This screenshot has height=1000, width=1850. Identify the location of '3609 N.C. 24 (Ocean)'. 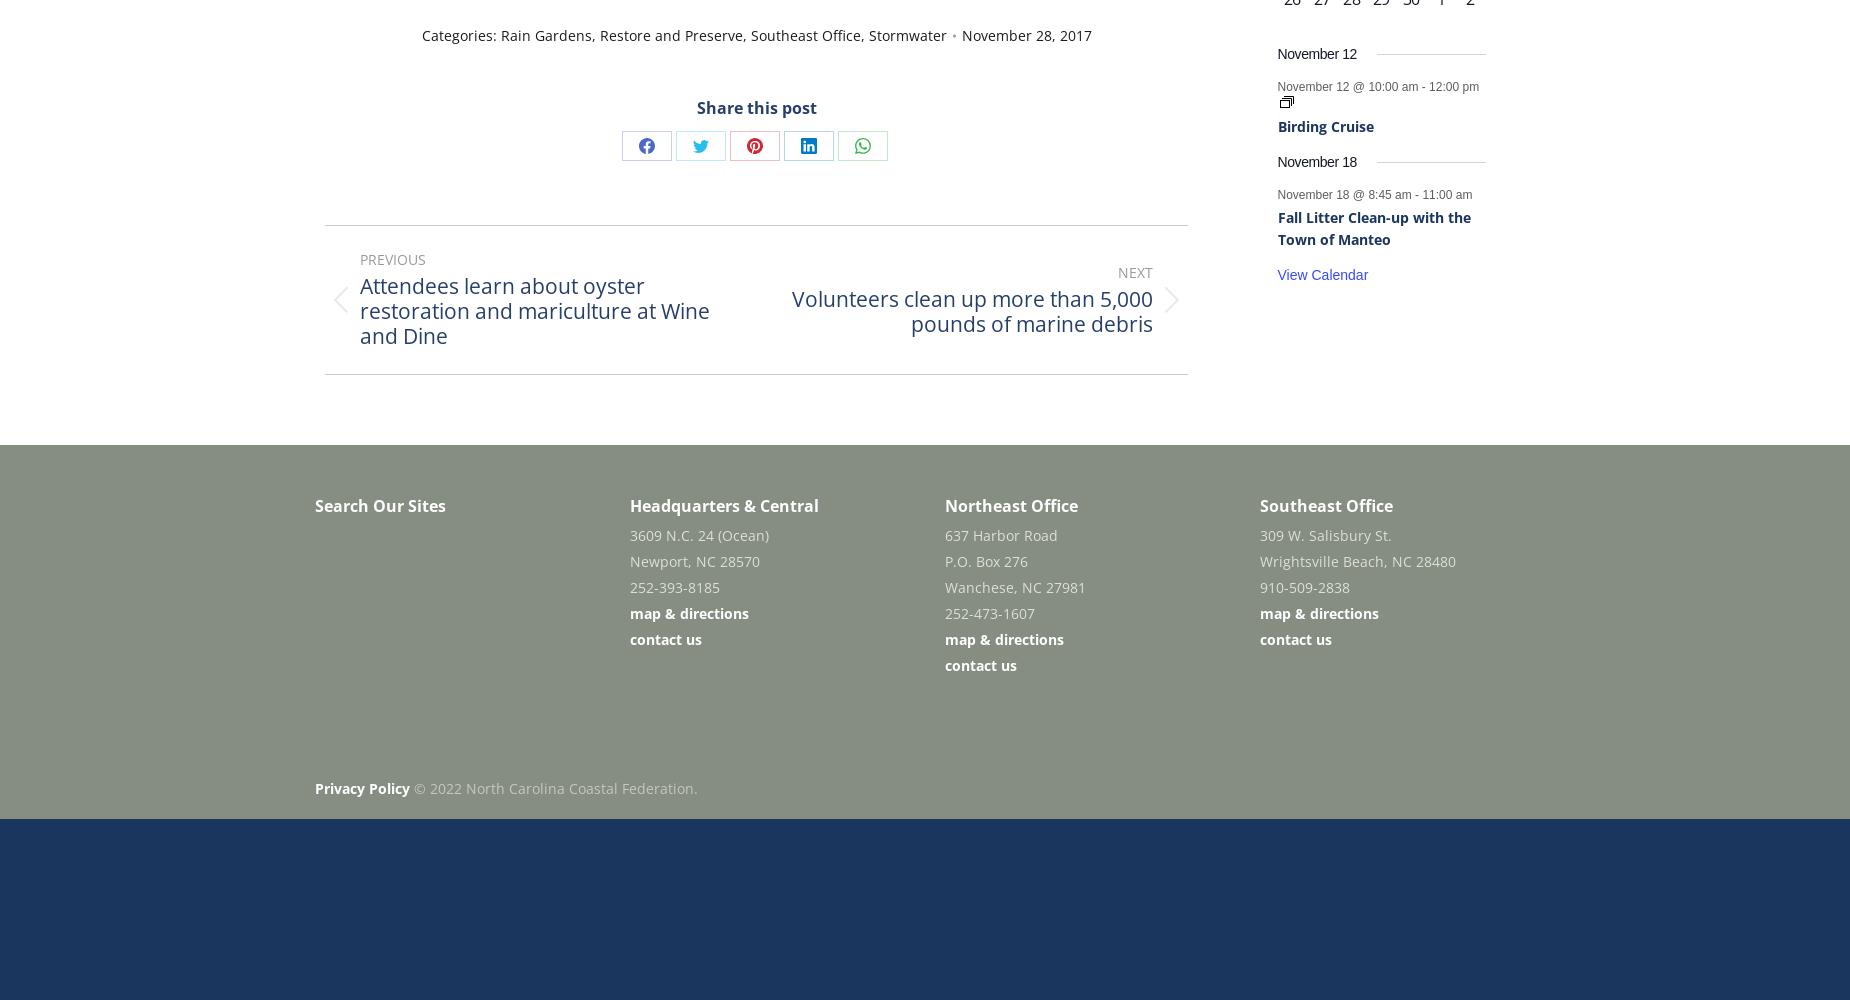
(699, 535).